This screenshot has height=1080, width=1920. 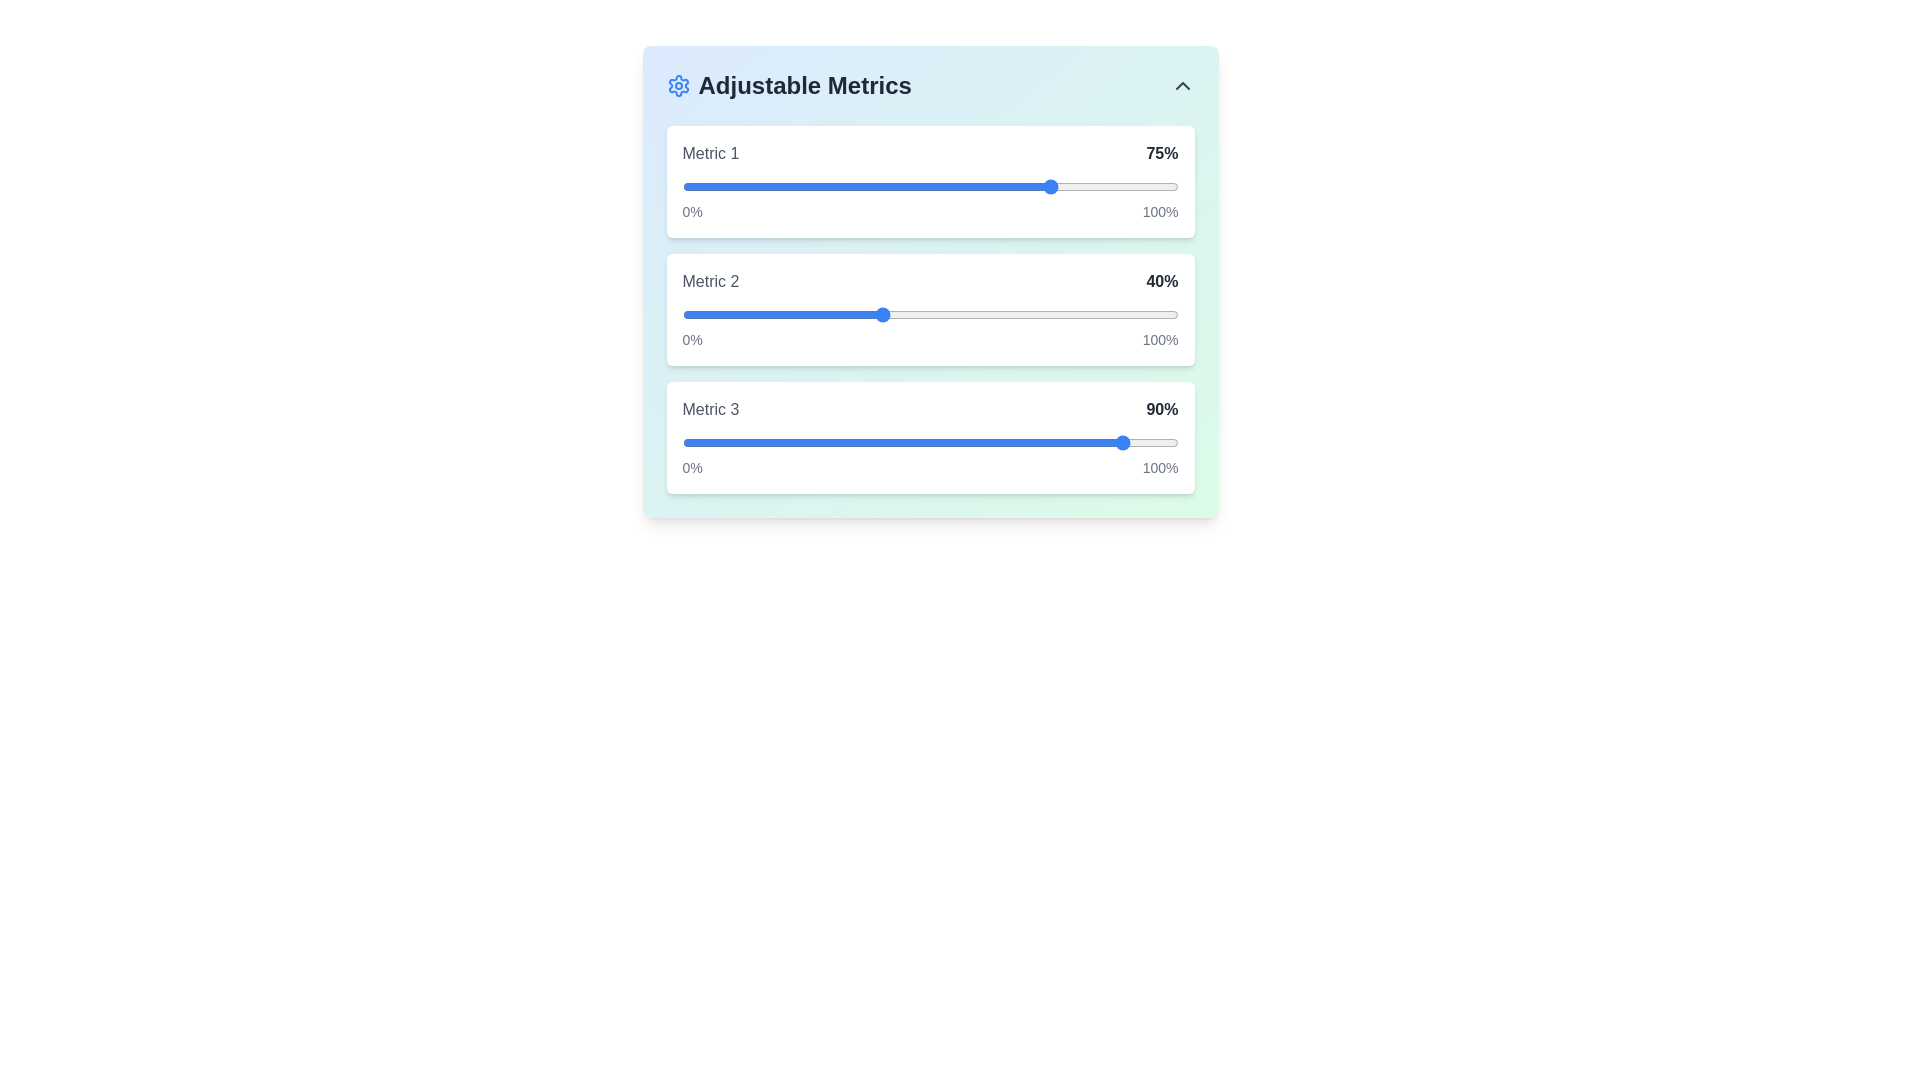 I want to click on the Metric 1 slider, so click(x=790, y=186).